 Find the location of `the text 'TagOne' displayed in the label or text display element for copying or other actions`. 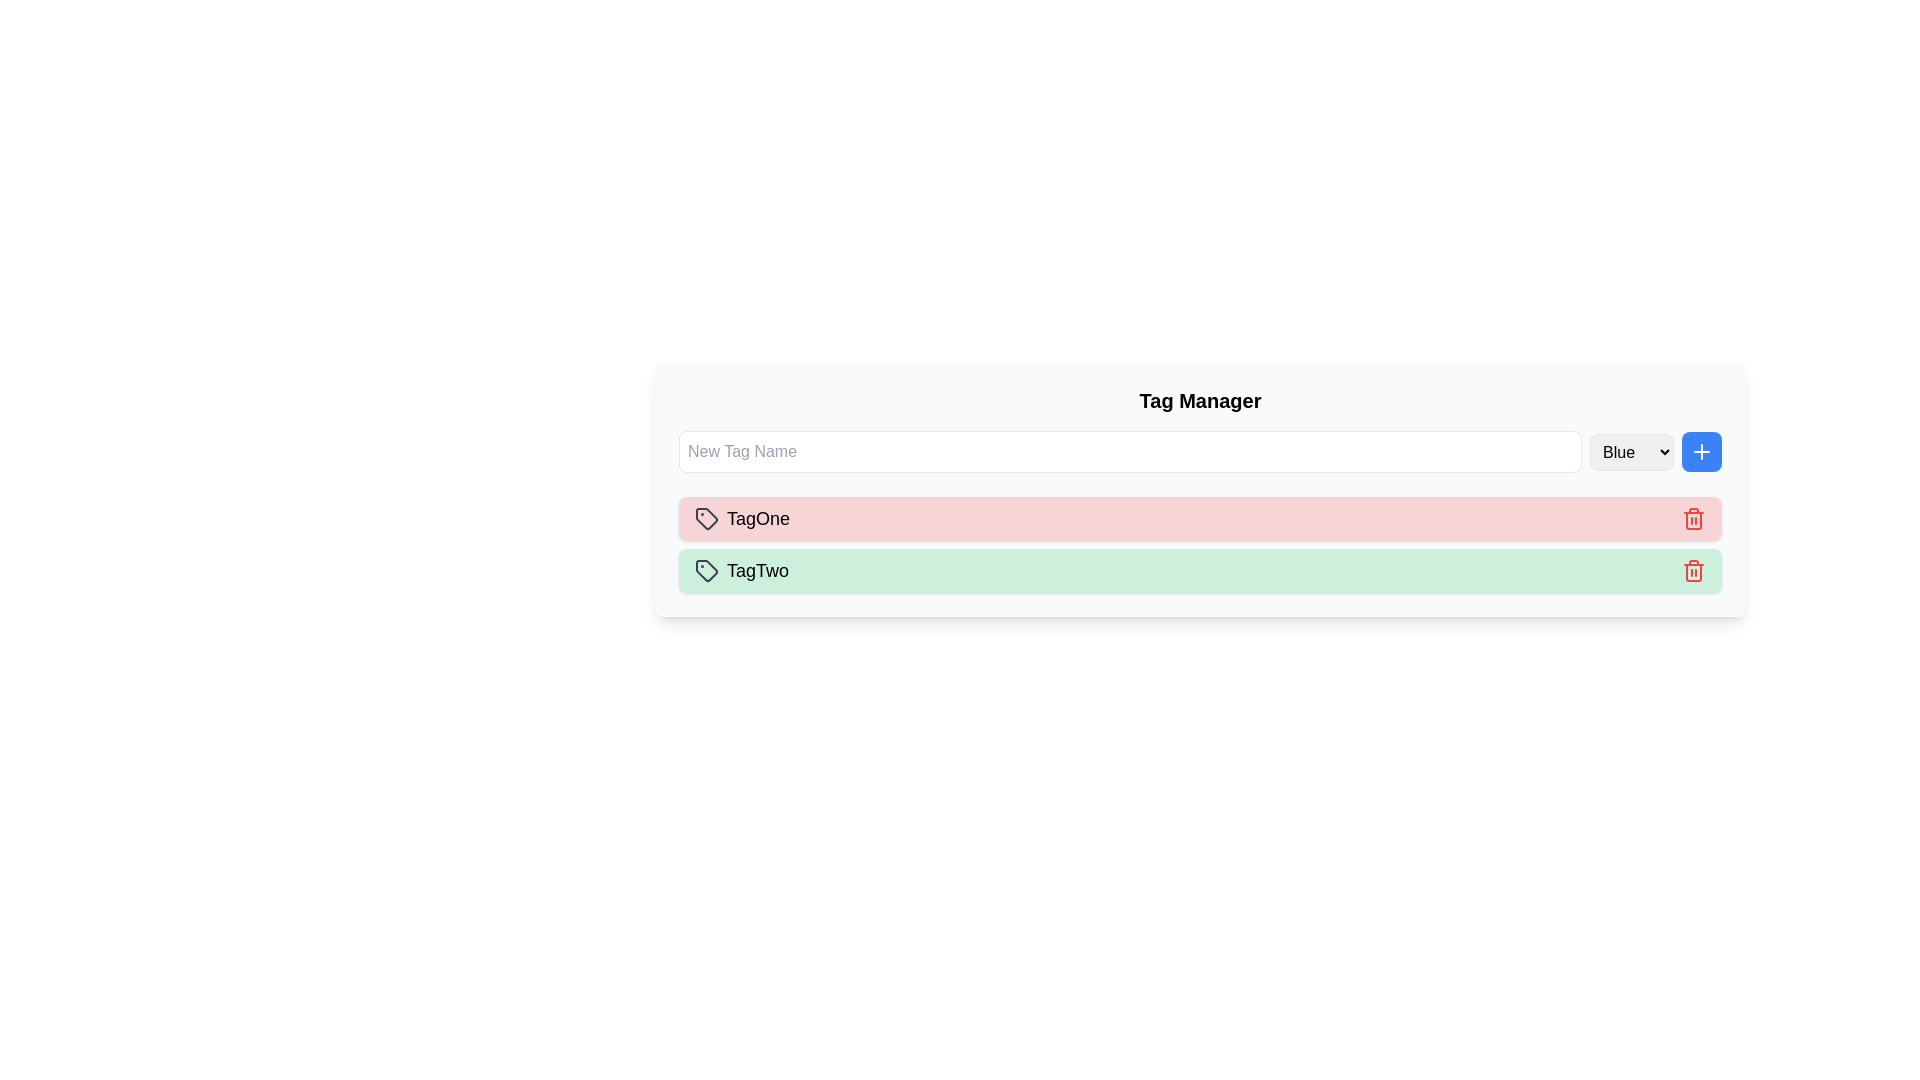

the text 'TagOne' displayed in the label or text display element for copying or other actions is located at coordinates (757, 518).